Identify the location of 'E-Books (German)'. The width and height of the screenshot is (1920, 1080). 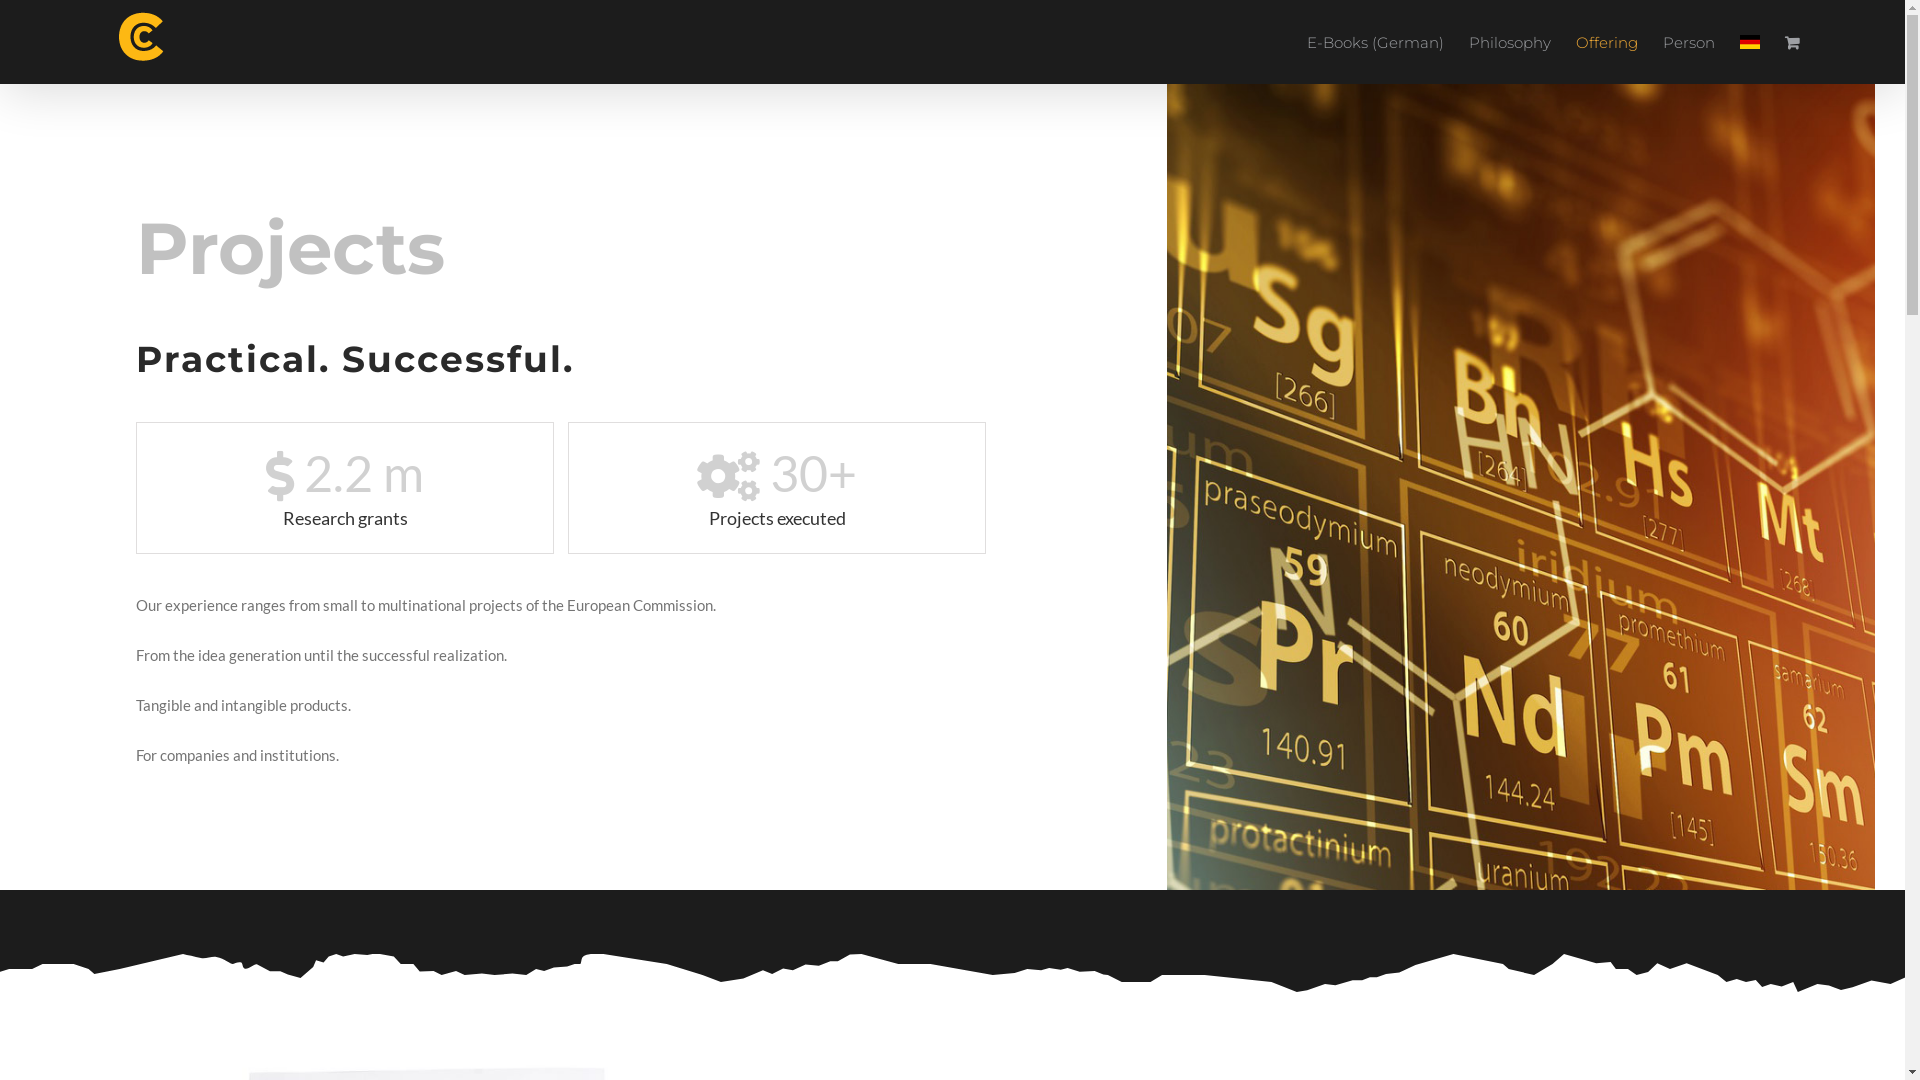
(1374, 42).